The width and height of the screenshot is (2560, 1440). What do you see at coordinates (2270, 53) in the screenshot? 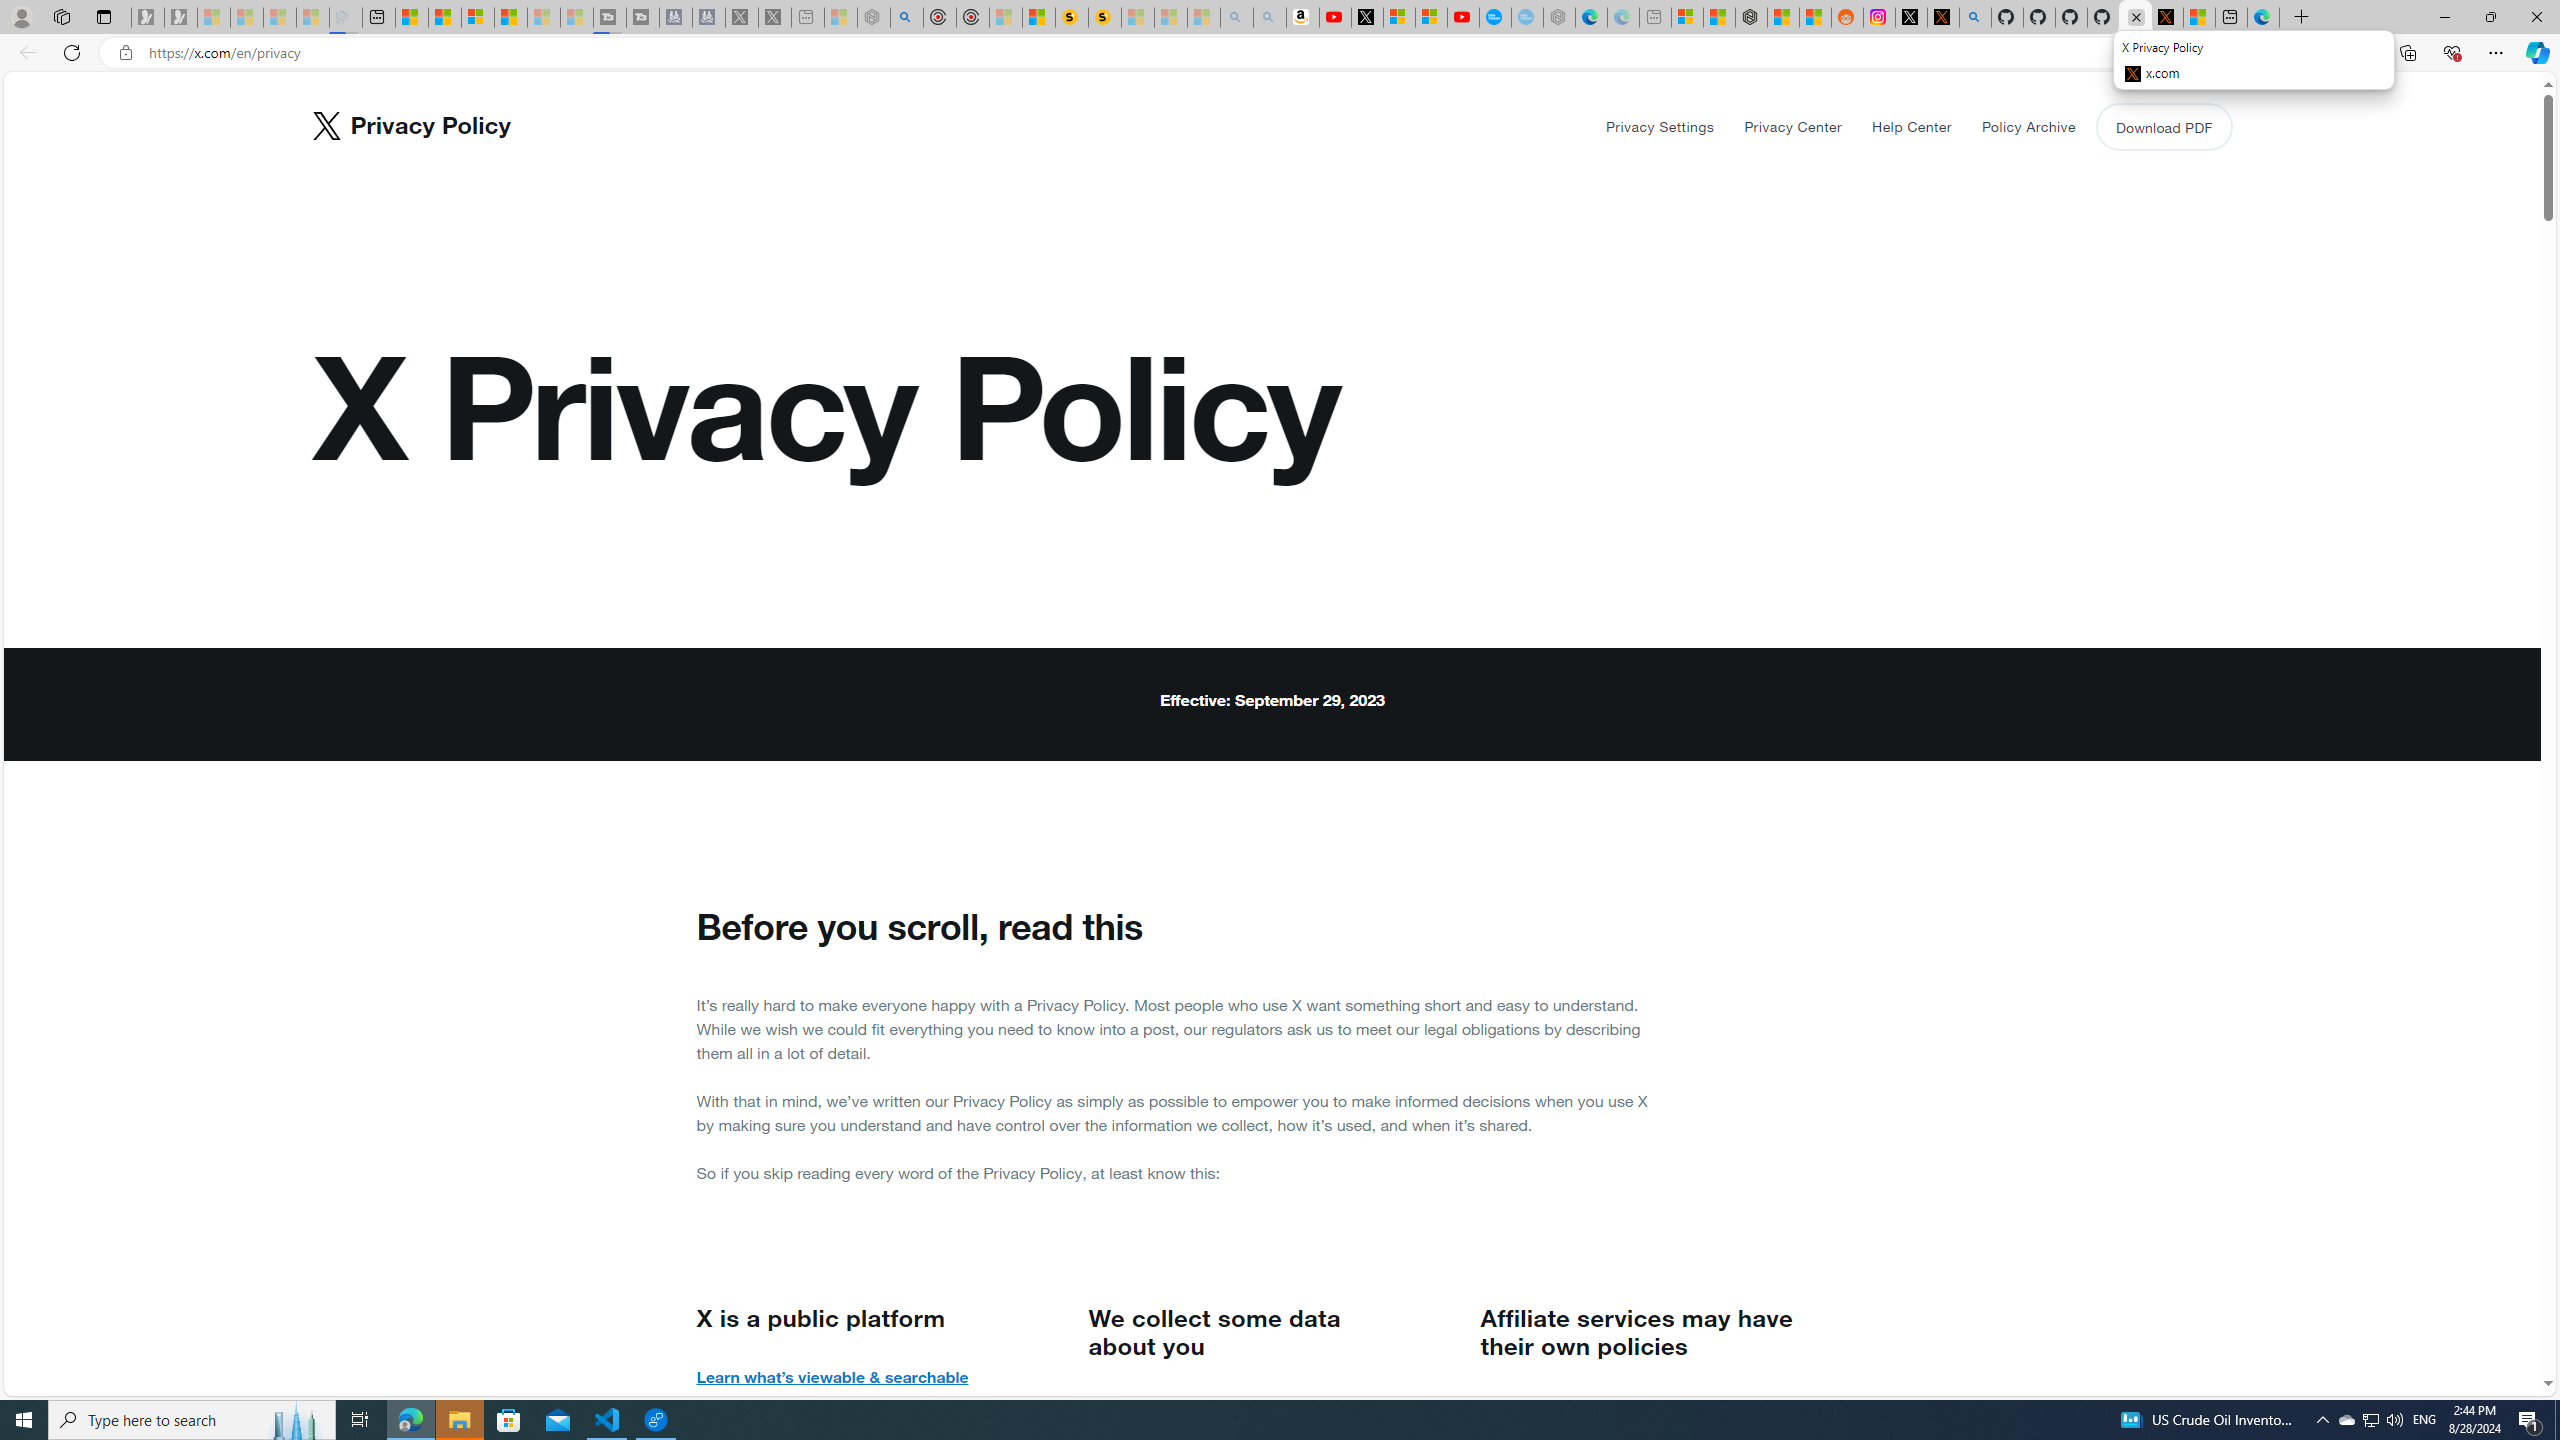
I see `'Enter Immersive Reader (F9)'` at bounding box center [2270, 53].